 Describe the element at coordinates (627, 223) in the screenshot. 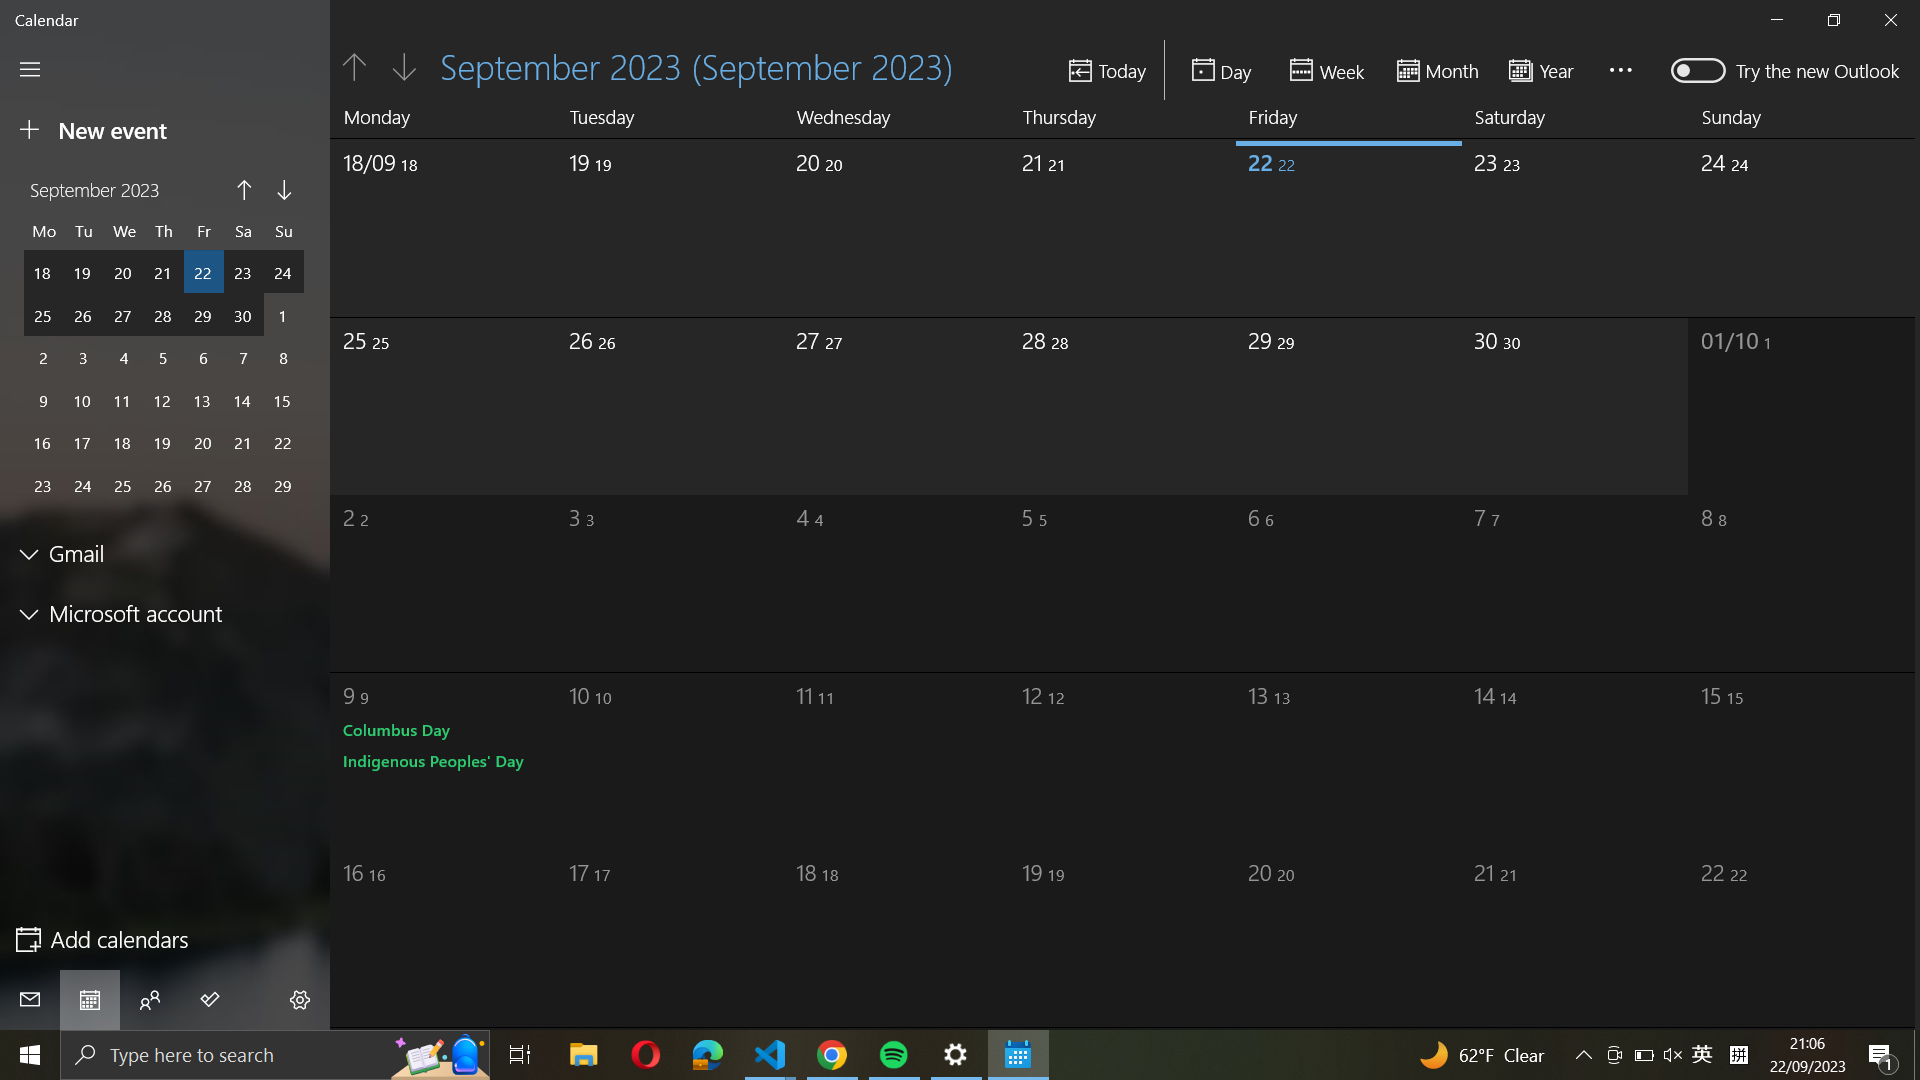

I see `Pick the date of September 19` at that location.